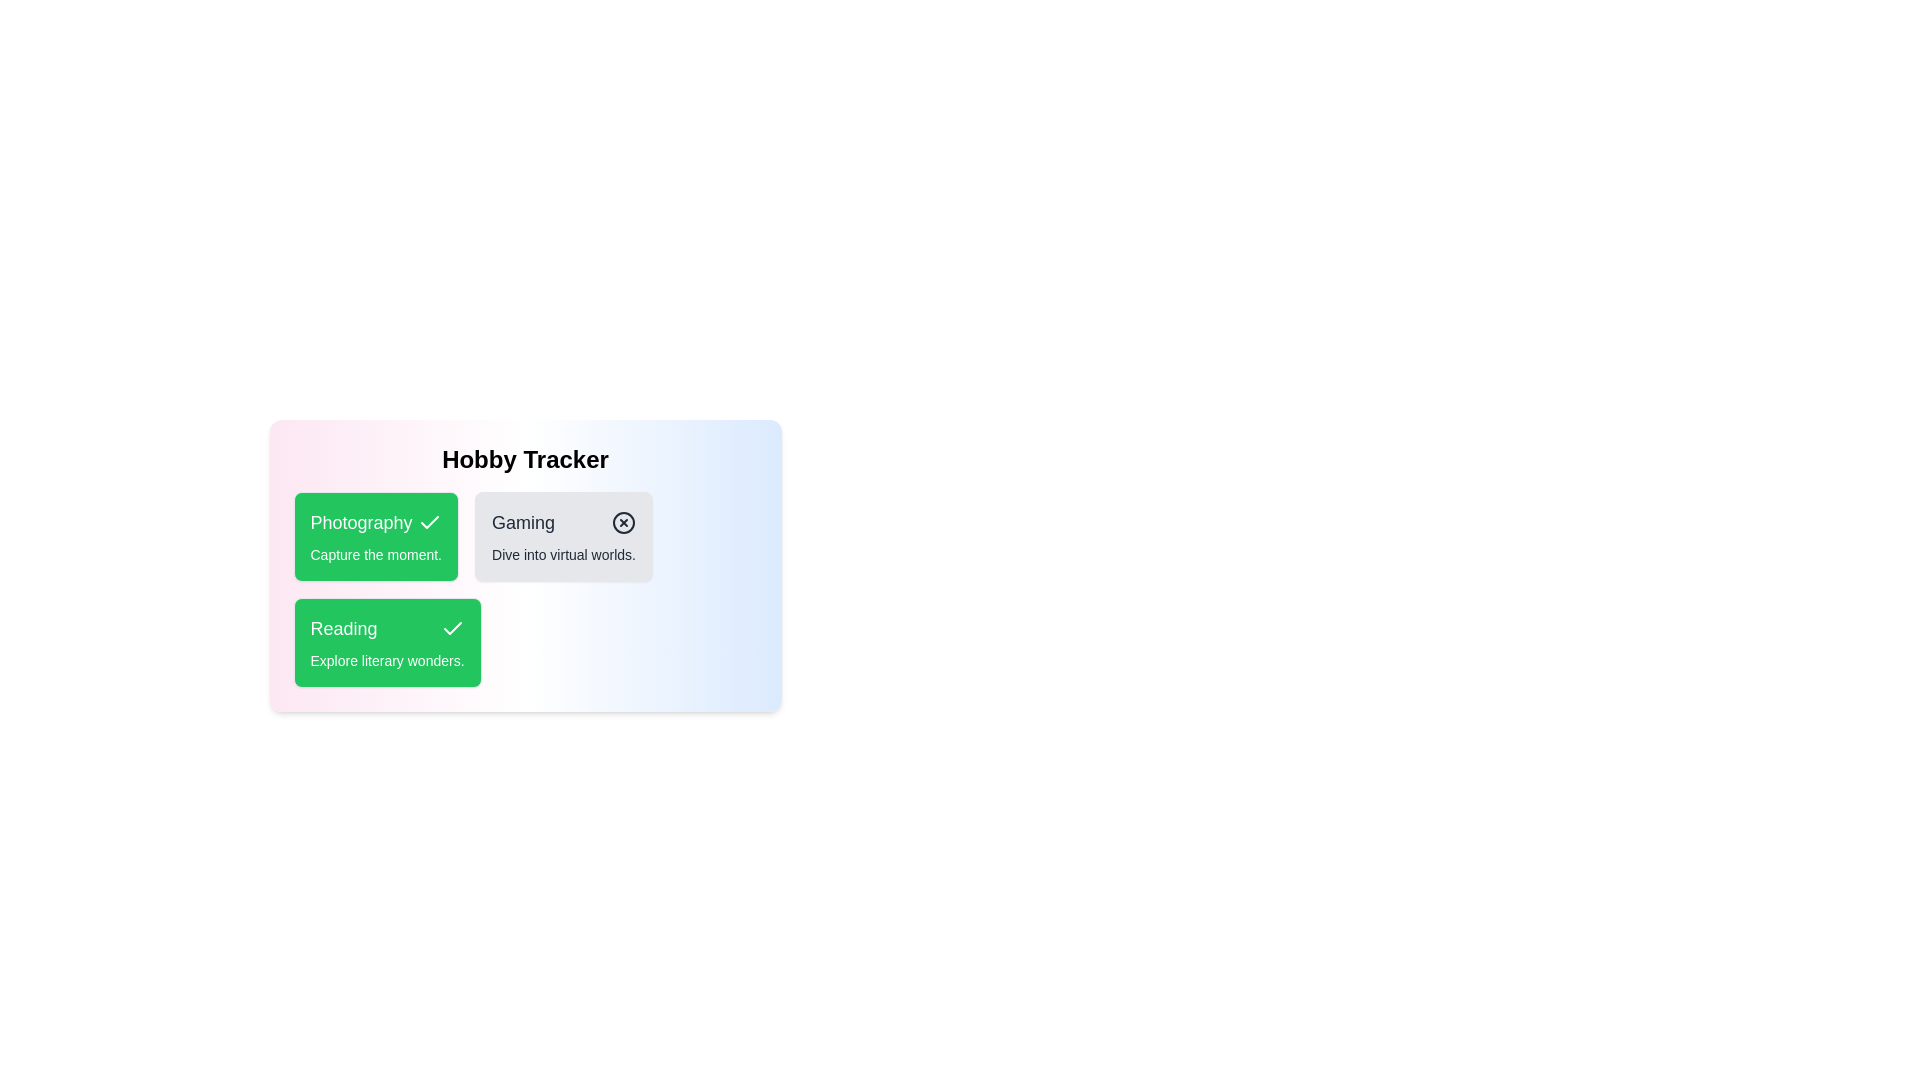 The width and height of the screenshot is (1920, 1080). What do you see at coordinates (387, 643) in the screenshot?
I see `the hobby card labeled Reading` at bounding box center [387, 643].